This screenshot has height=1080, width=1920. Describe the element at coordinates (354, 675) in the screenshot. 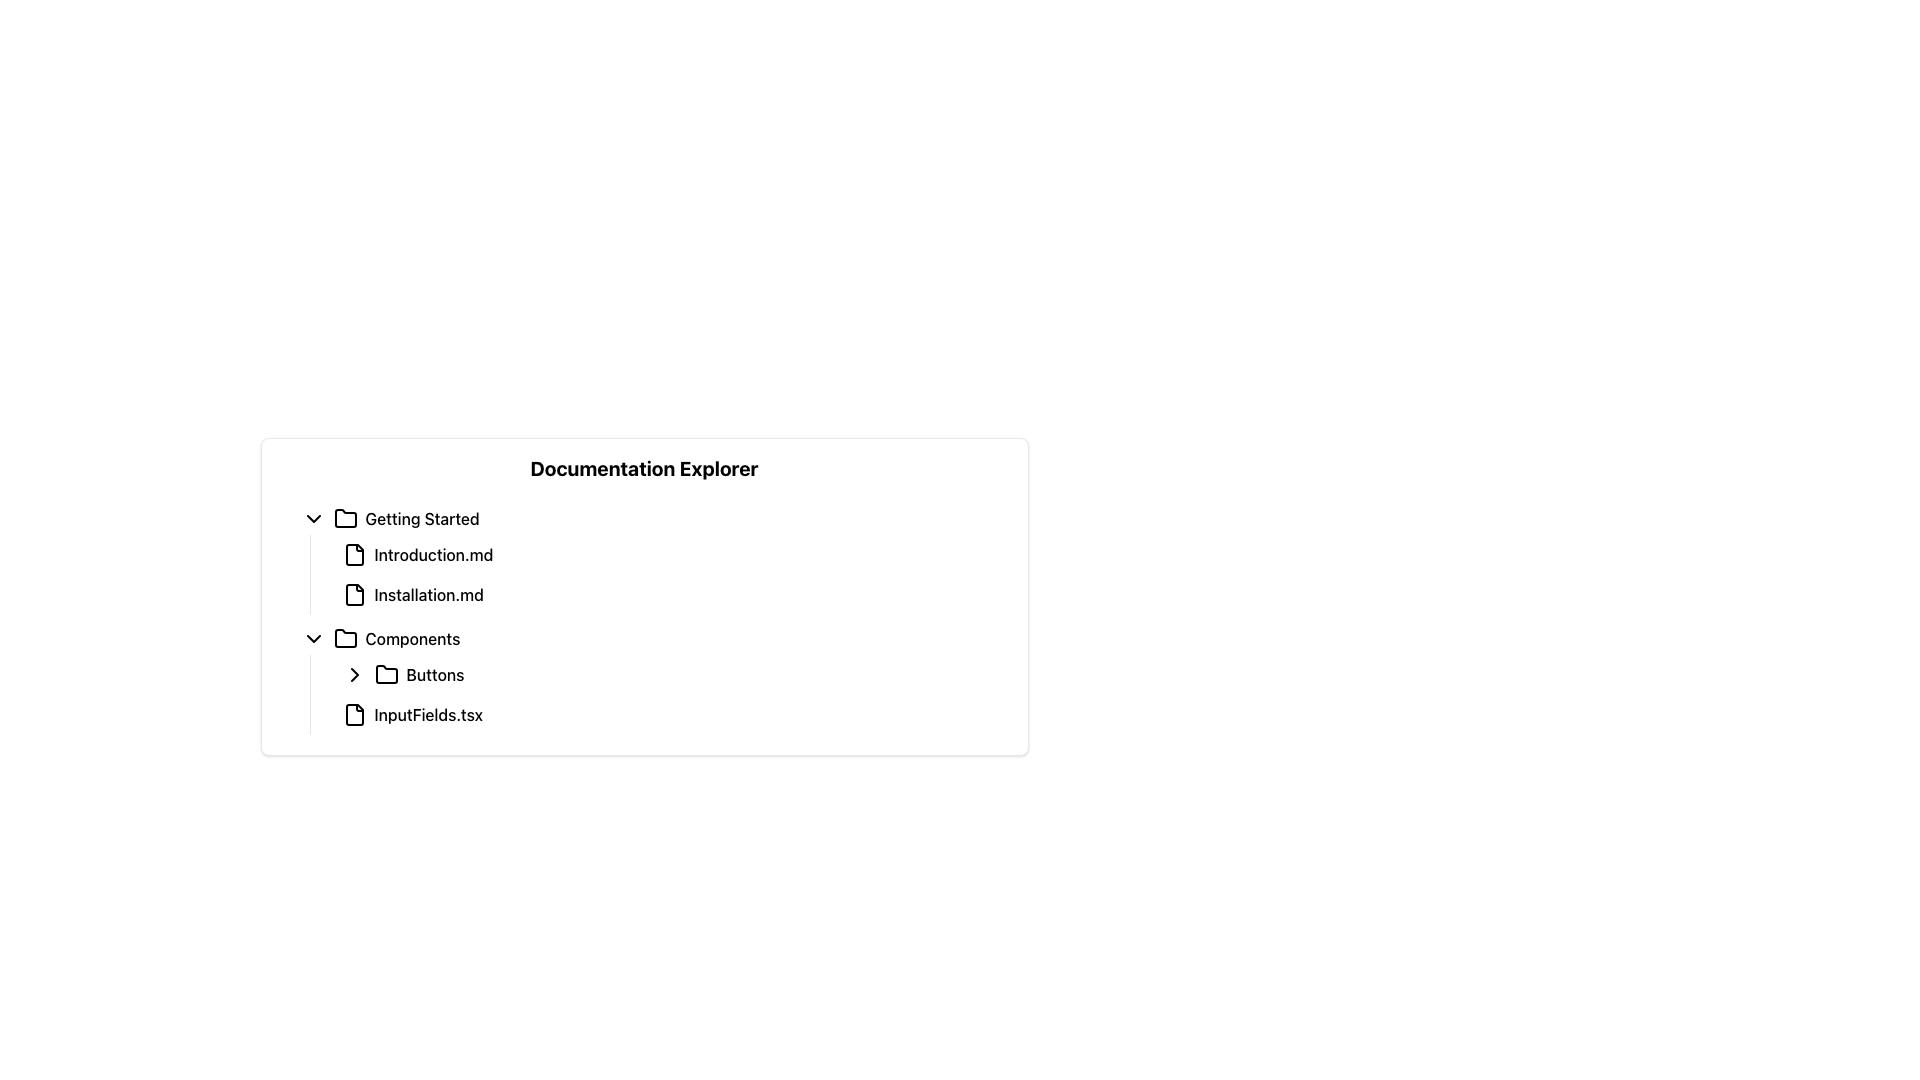

I see `the SVG graphic icon on the left of the 'Buttons' label` at that location.